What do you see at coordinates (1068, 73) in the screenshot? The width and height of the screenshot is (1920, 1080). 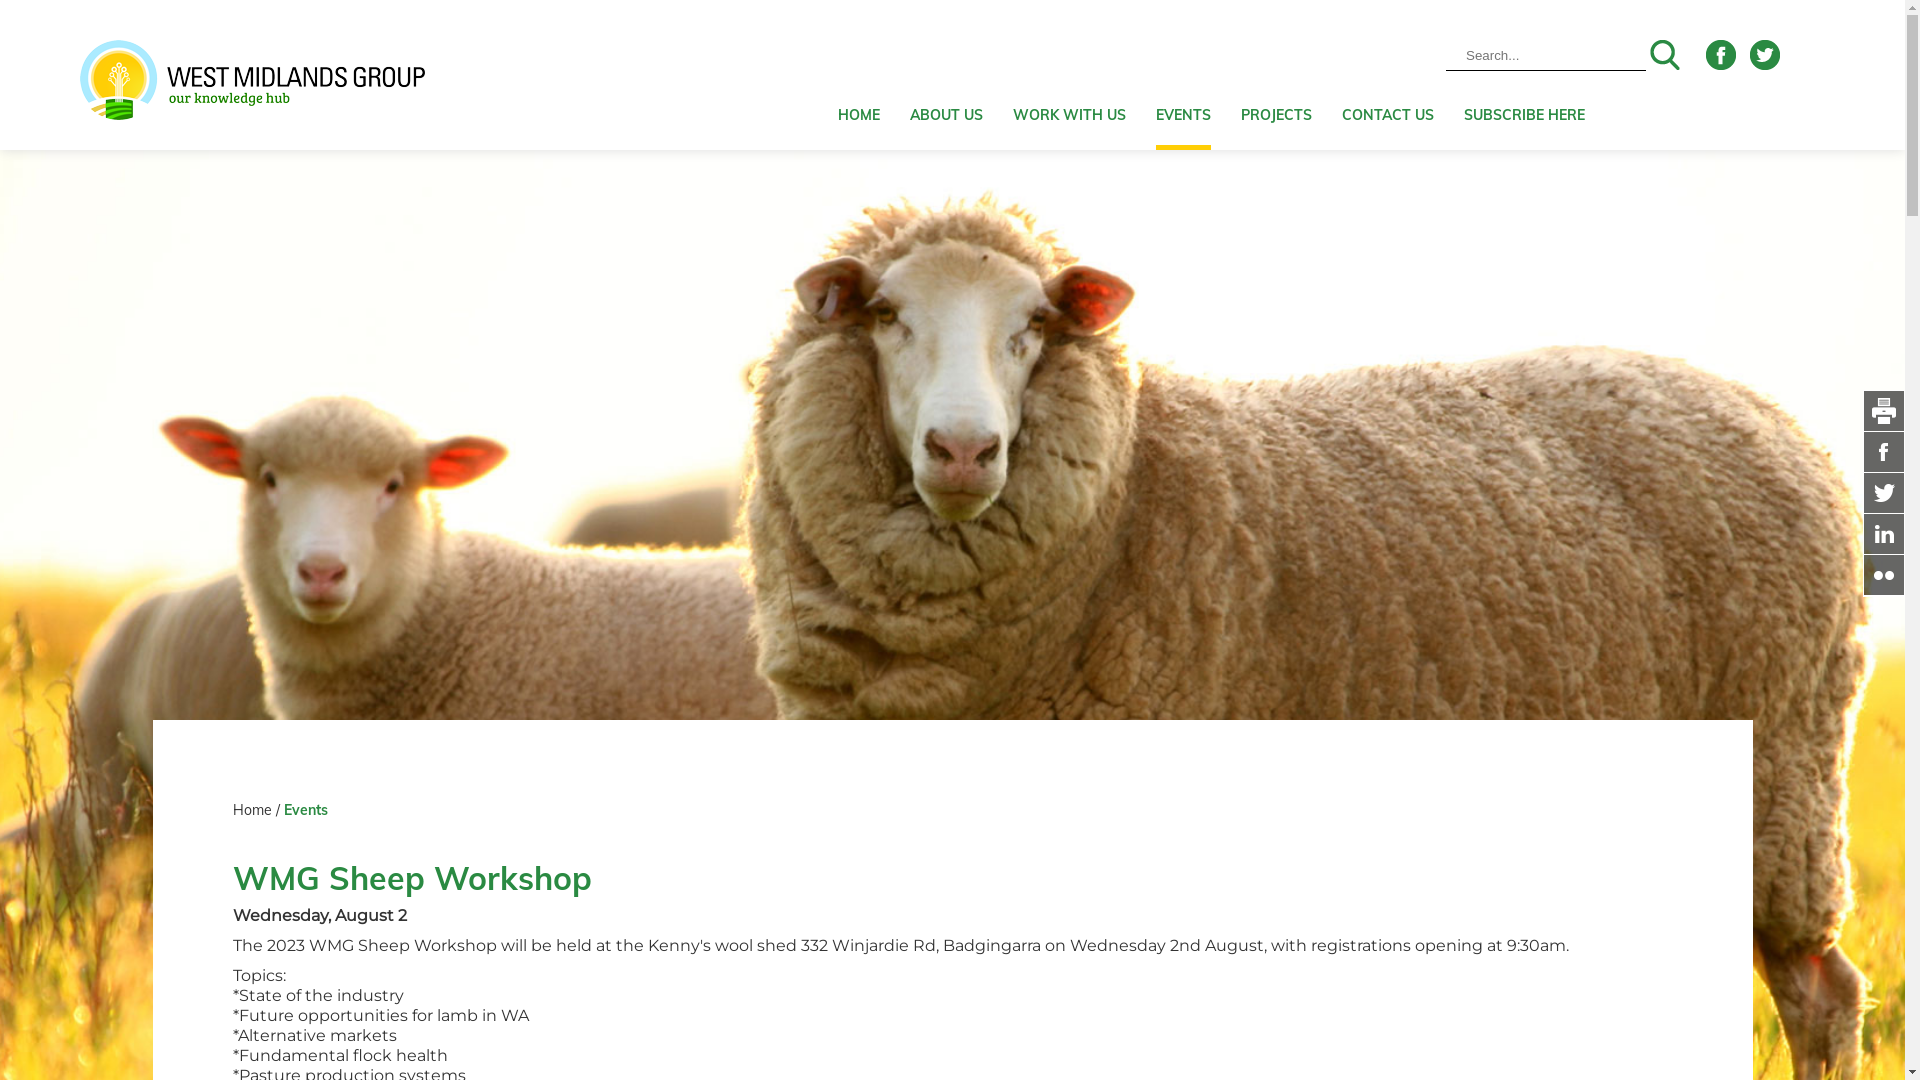 I see `'WORK WITH US'` at bounding box center [1068, 73].